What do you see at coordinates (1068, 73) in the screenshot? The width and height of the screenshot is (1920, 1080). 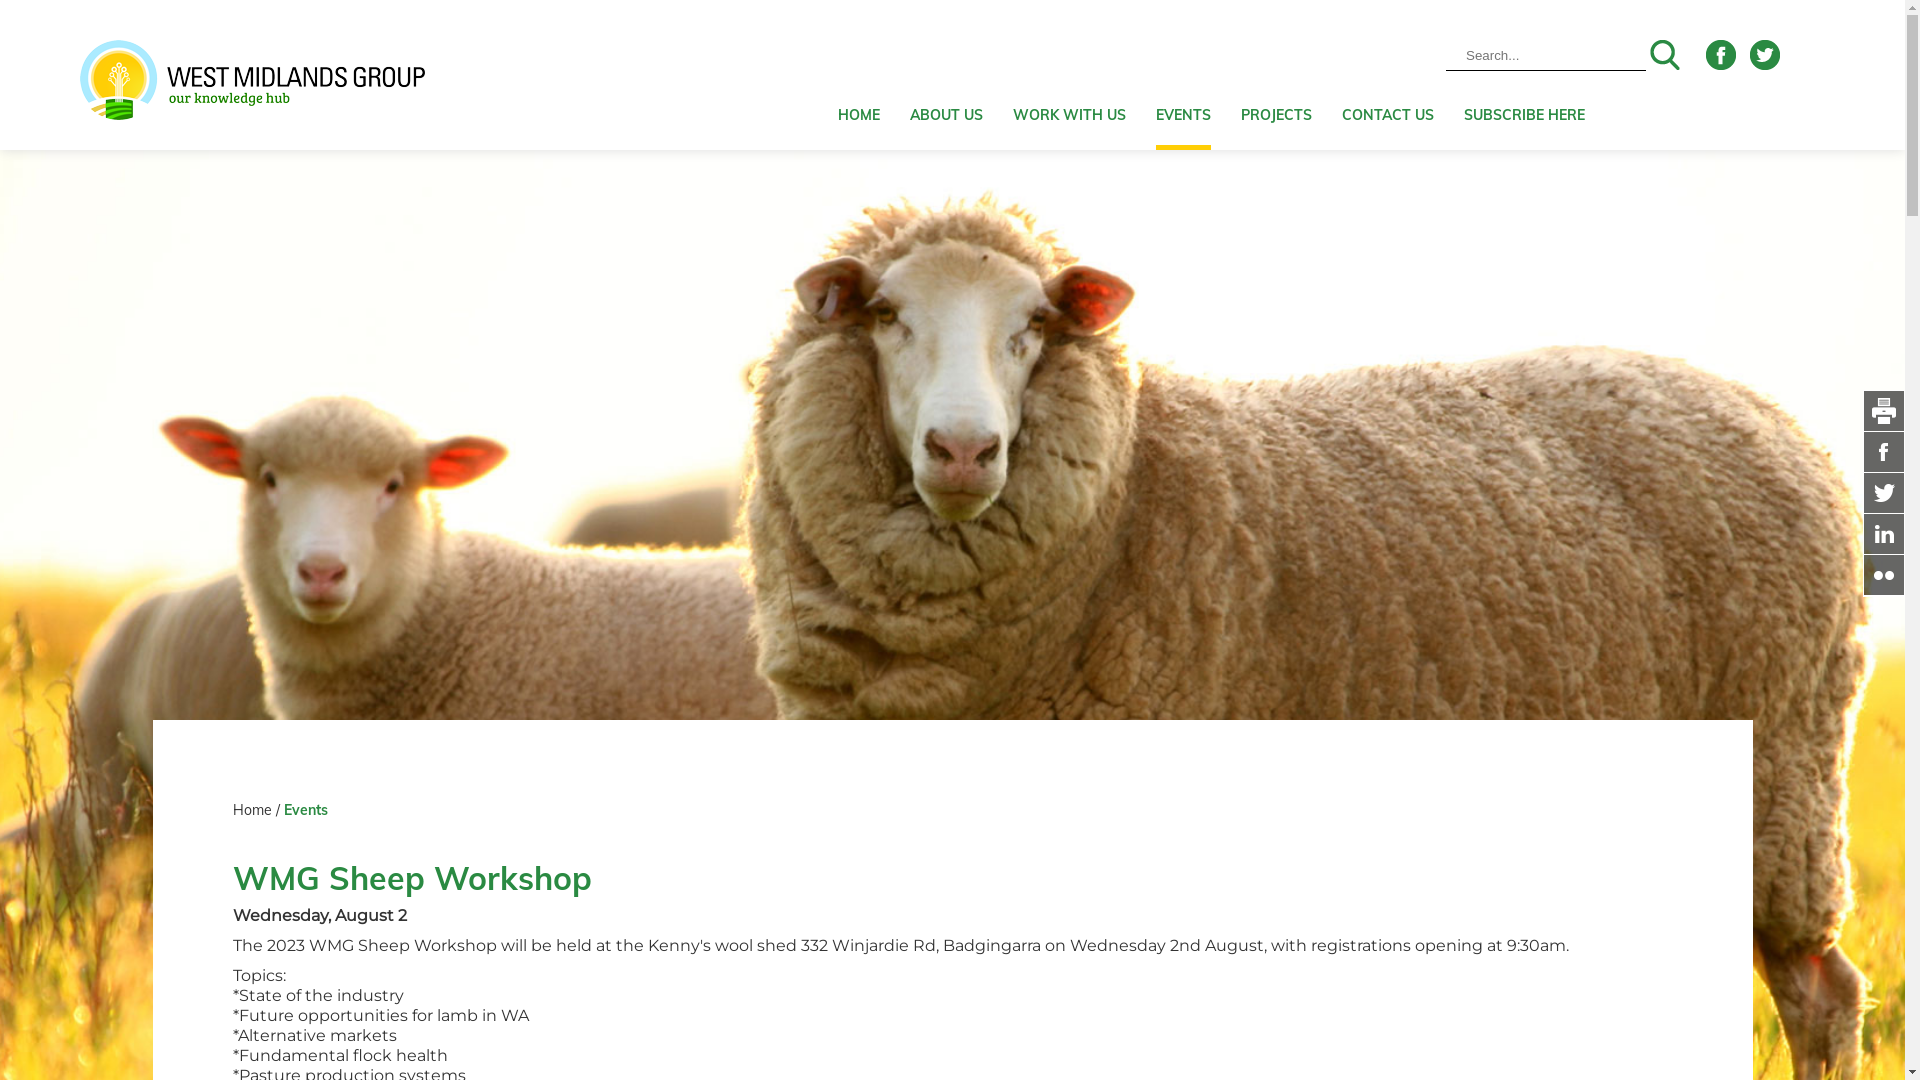 I see `'WORK WITH US'` at bounding box center [1068, 73].